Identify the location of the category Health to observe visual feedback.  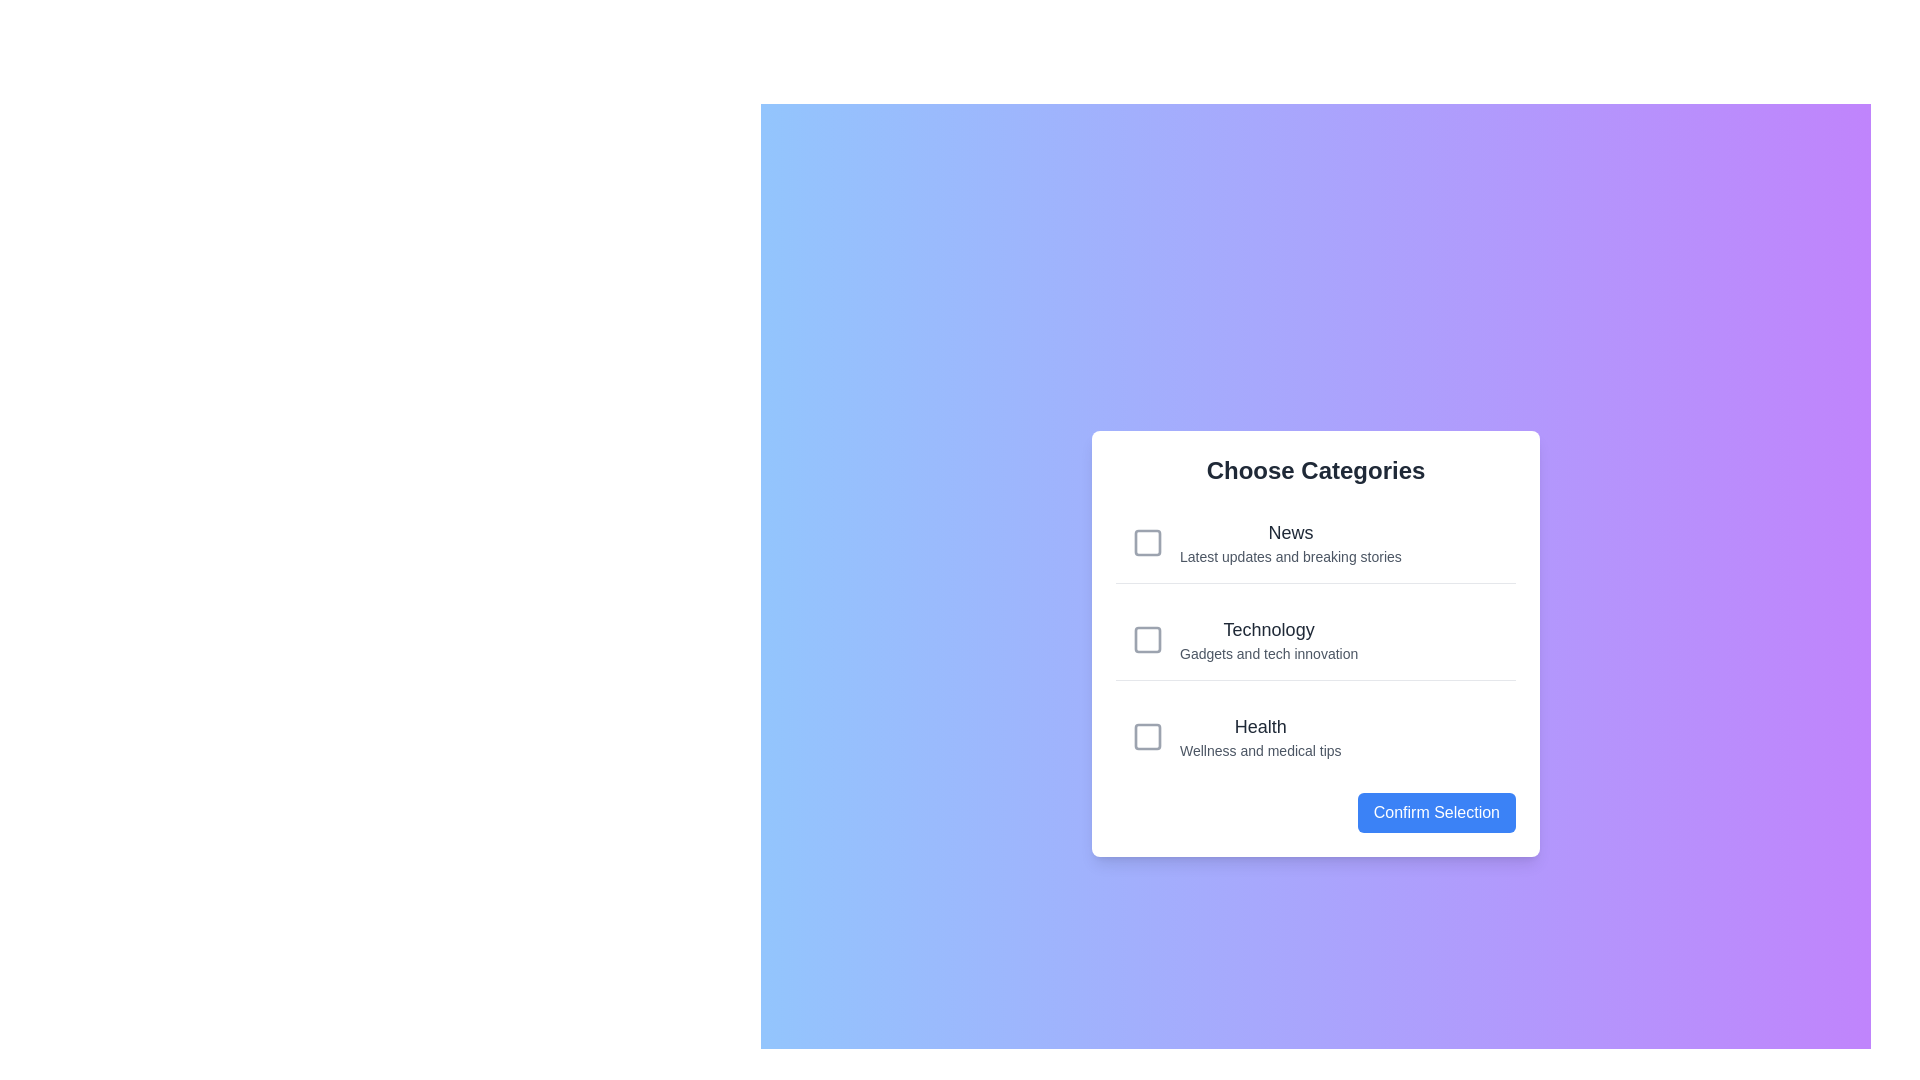
(1315, 736).